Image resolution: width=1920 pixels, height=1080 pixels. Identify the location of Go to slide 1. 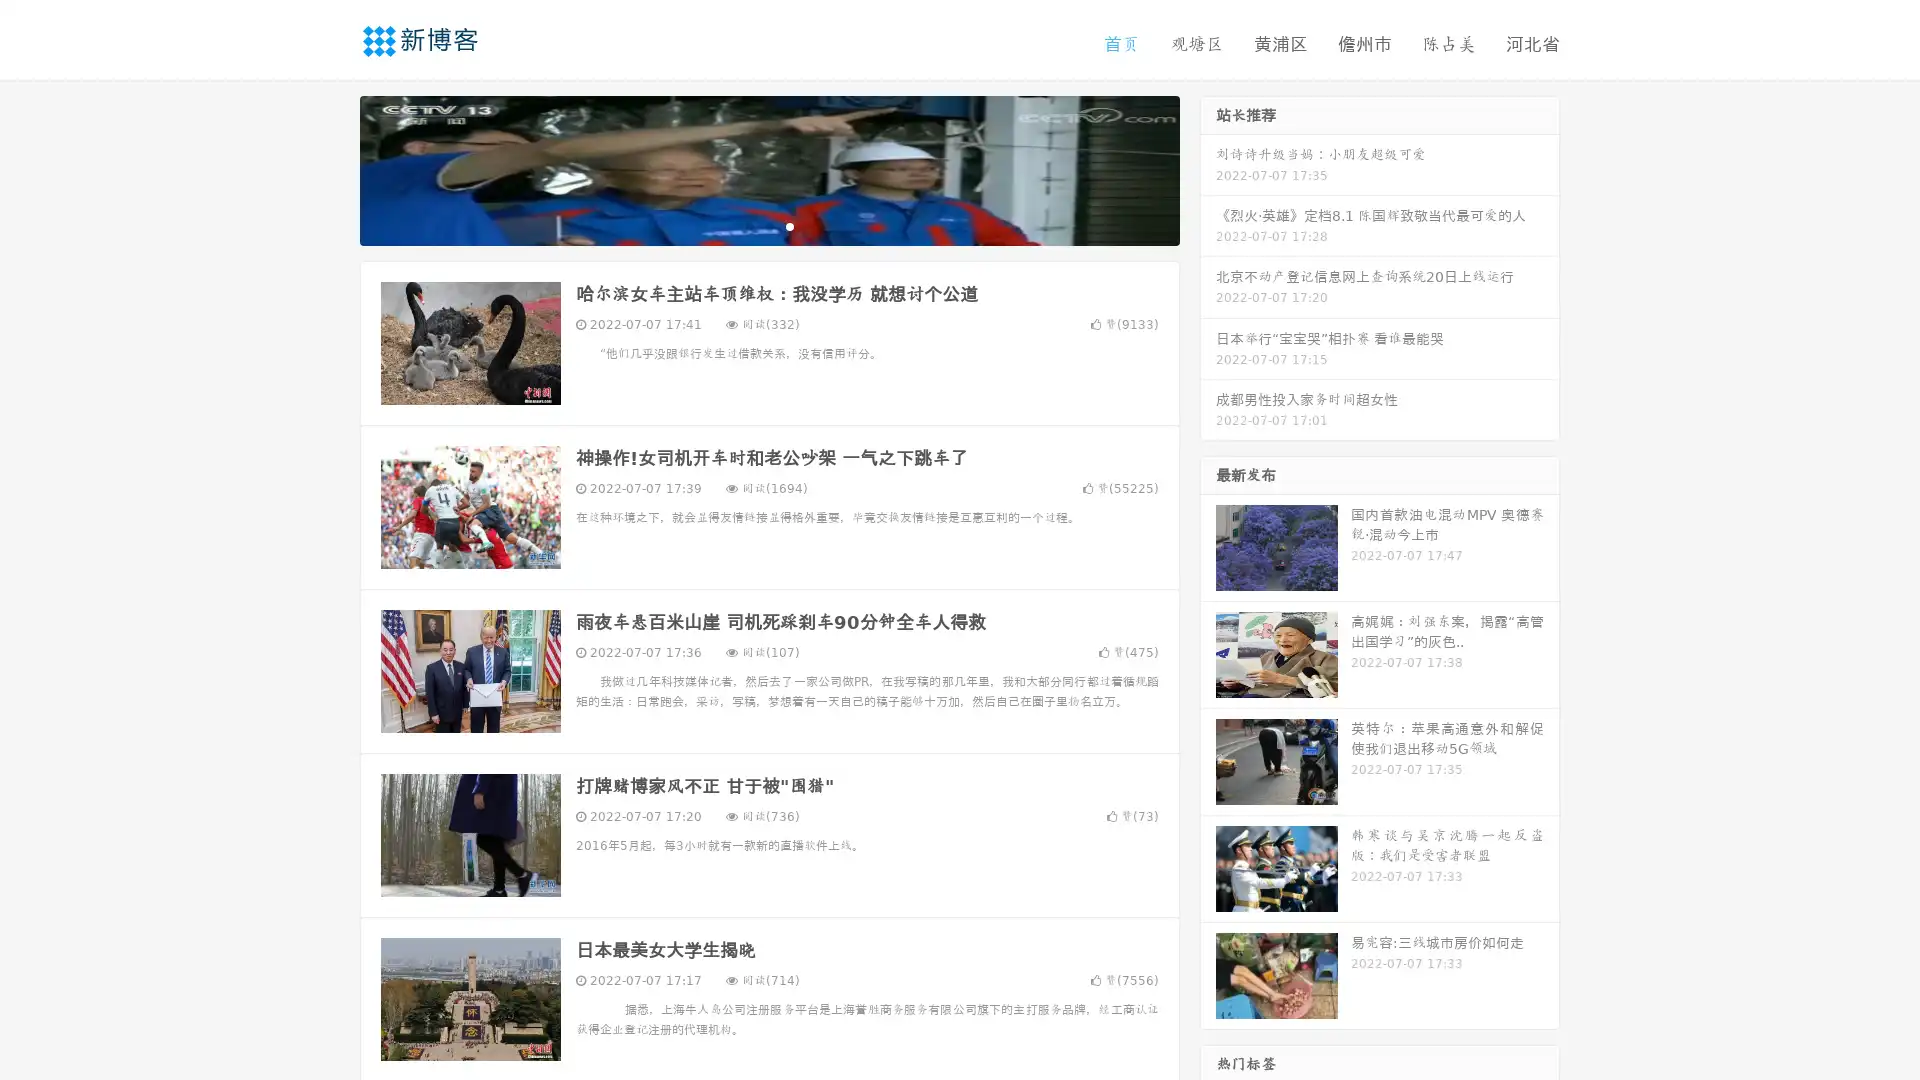
(748, 225).